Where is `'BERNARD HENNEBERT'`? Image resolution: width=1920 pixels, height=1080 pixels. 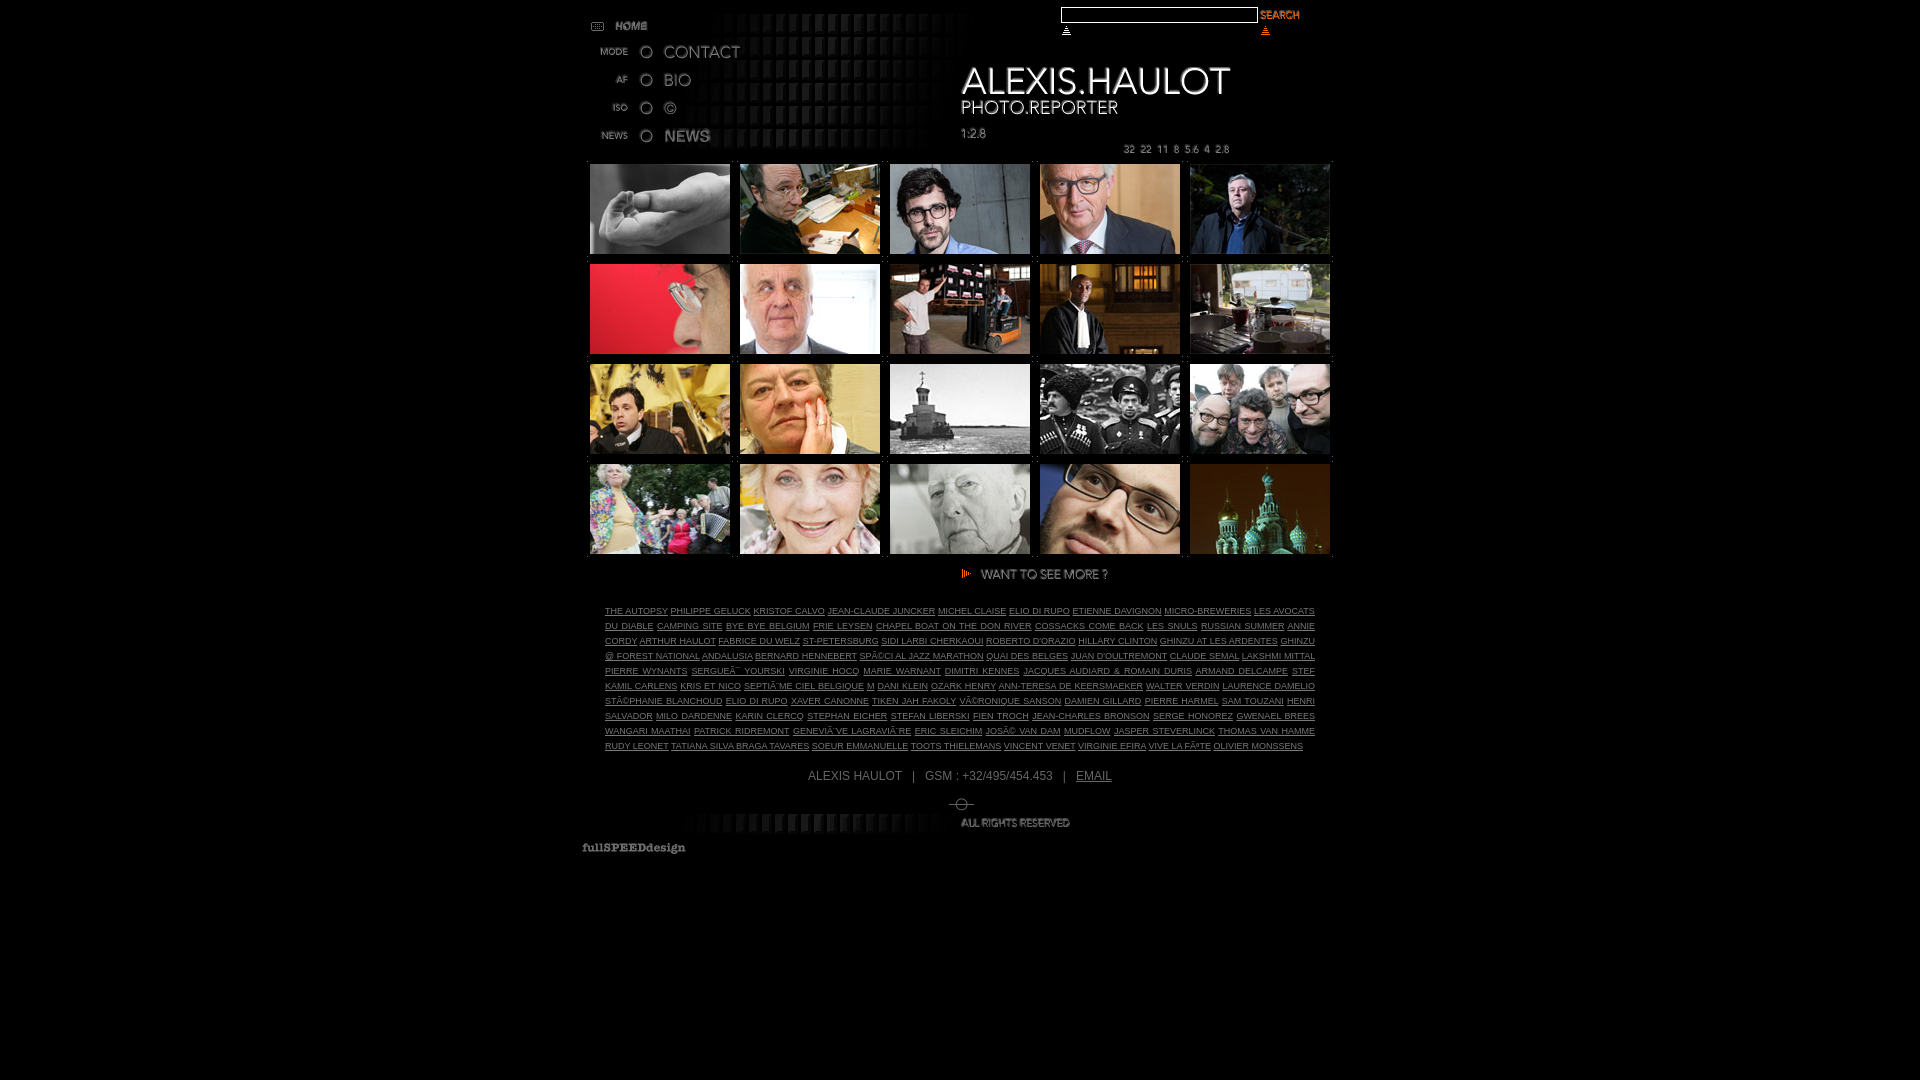
'BERNARD HENNEBERT' is located at coordinates (806, 655).